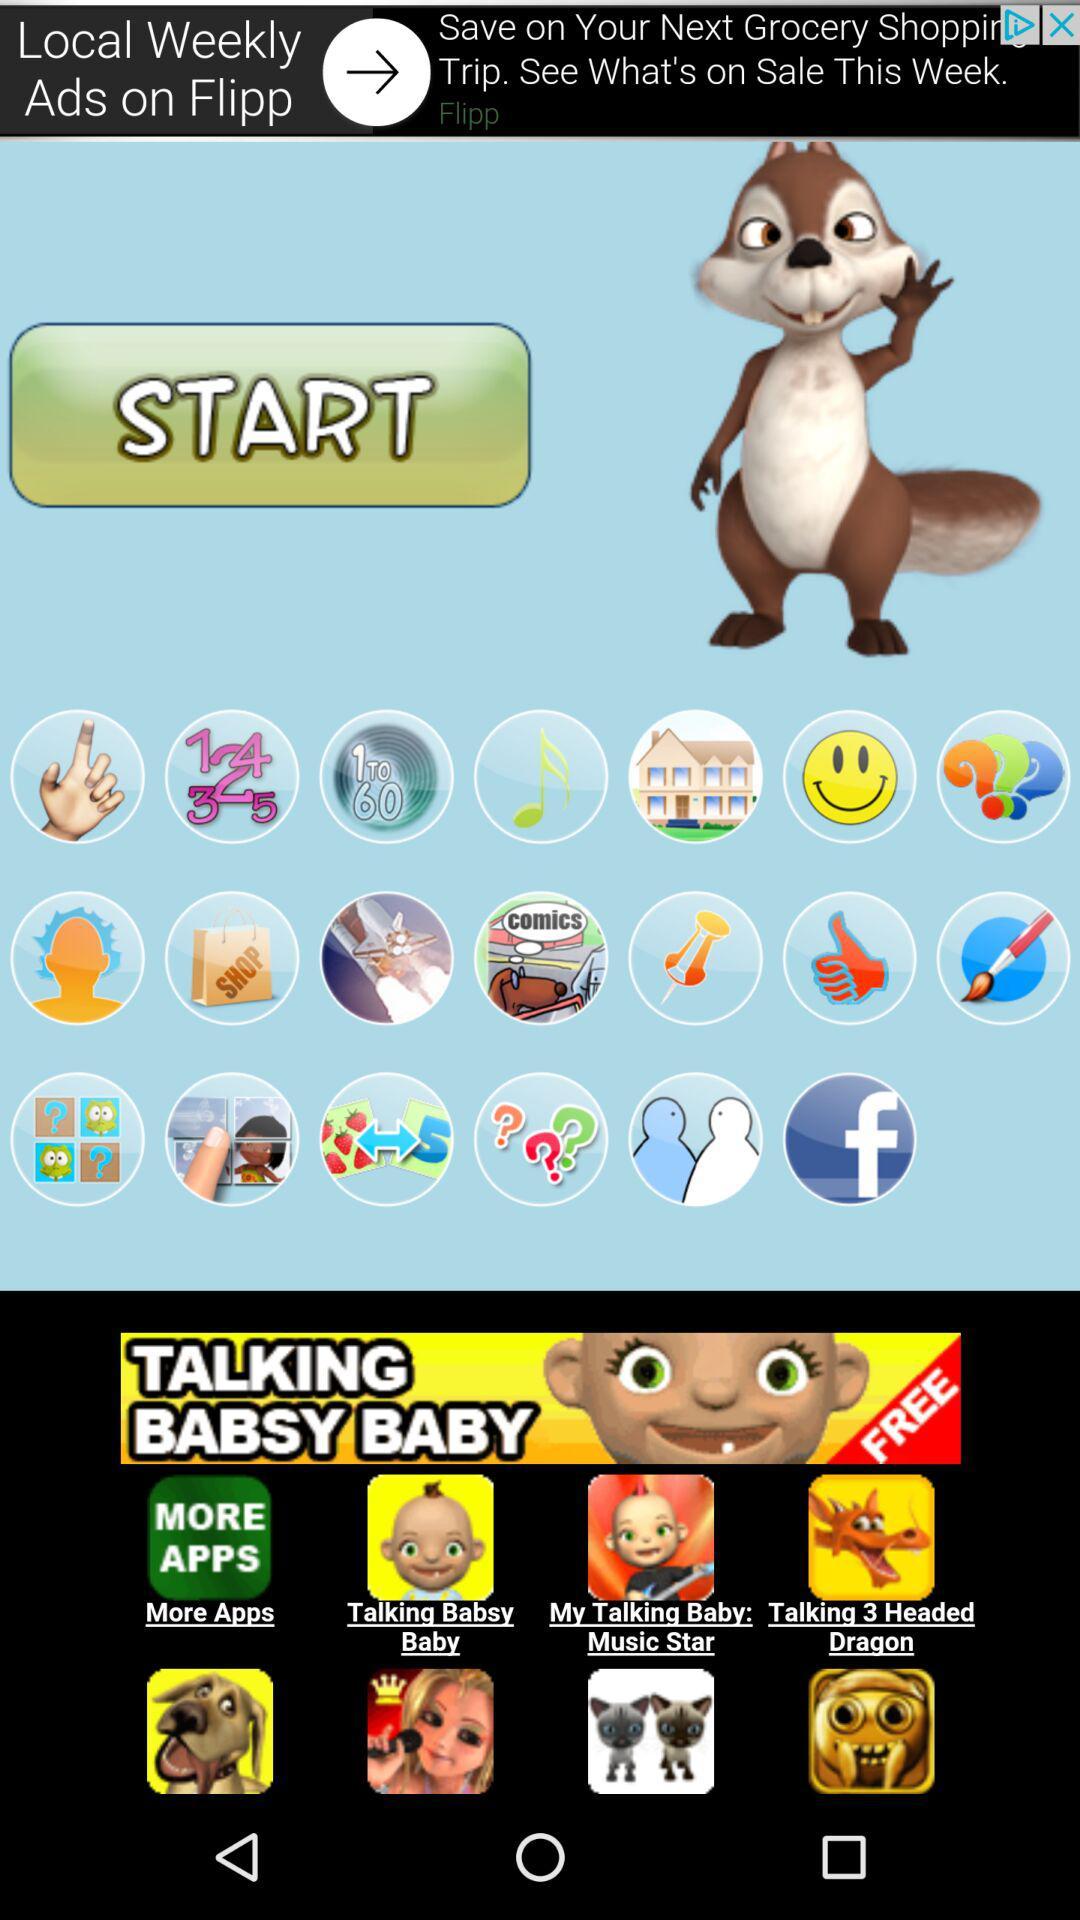  I want to click on the music icon, so click(540, 831).